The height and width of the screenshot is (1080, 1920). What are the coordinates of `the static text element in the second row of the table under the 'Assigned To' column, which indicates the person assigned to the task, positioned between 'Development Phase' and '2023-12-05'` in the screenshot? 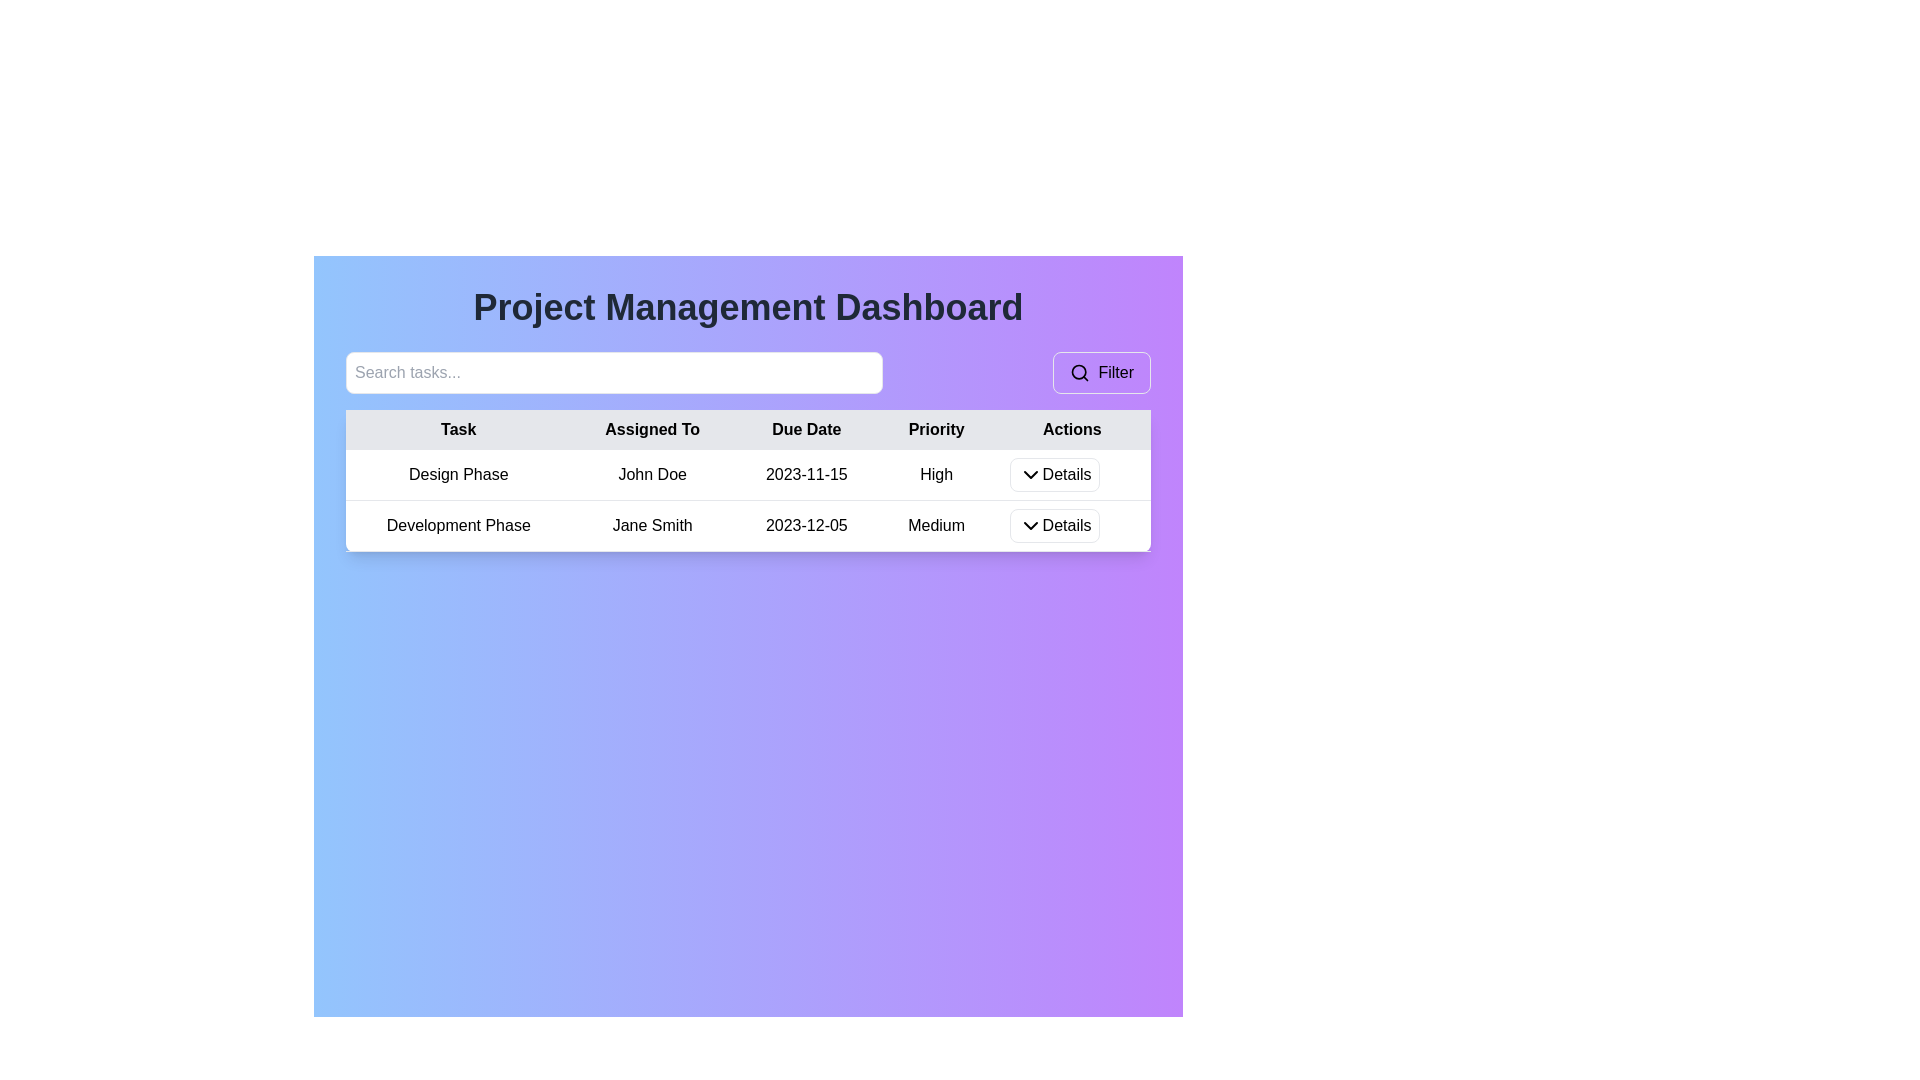 It's located at (652, 524).